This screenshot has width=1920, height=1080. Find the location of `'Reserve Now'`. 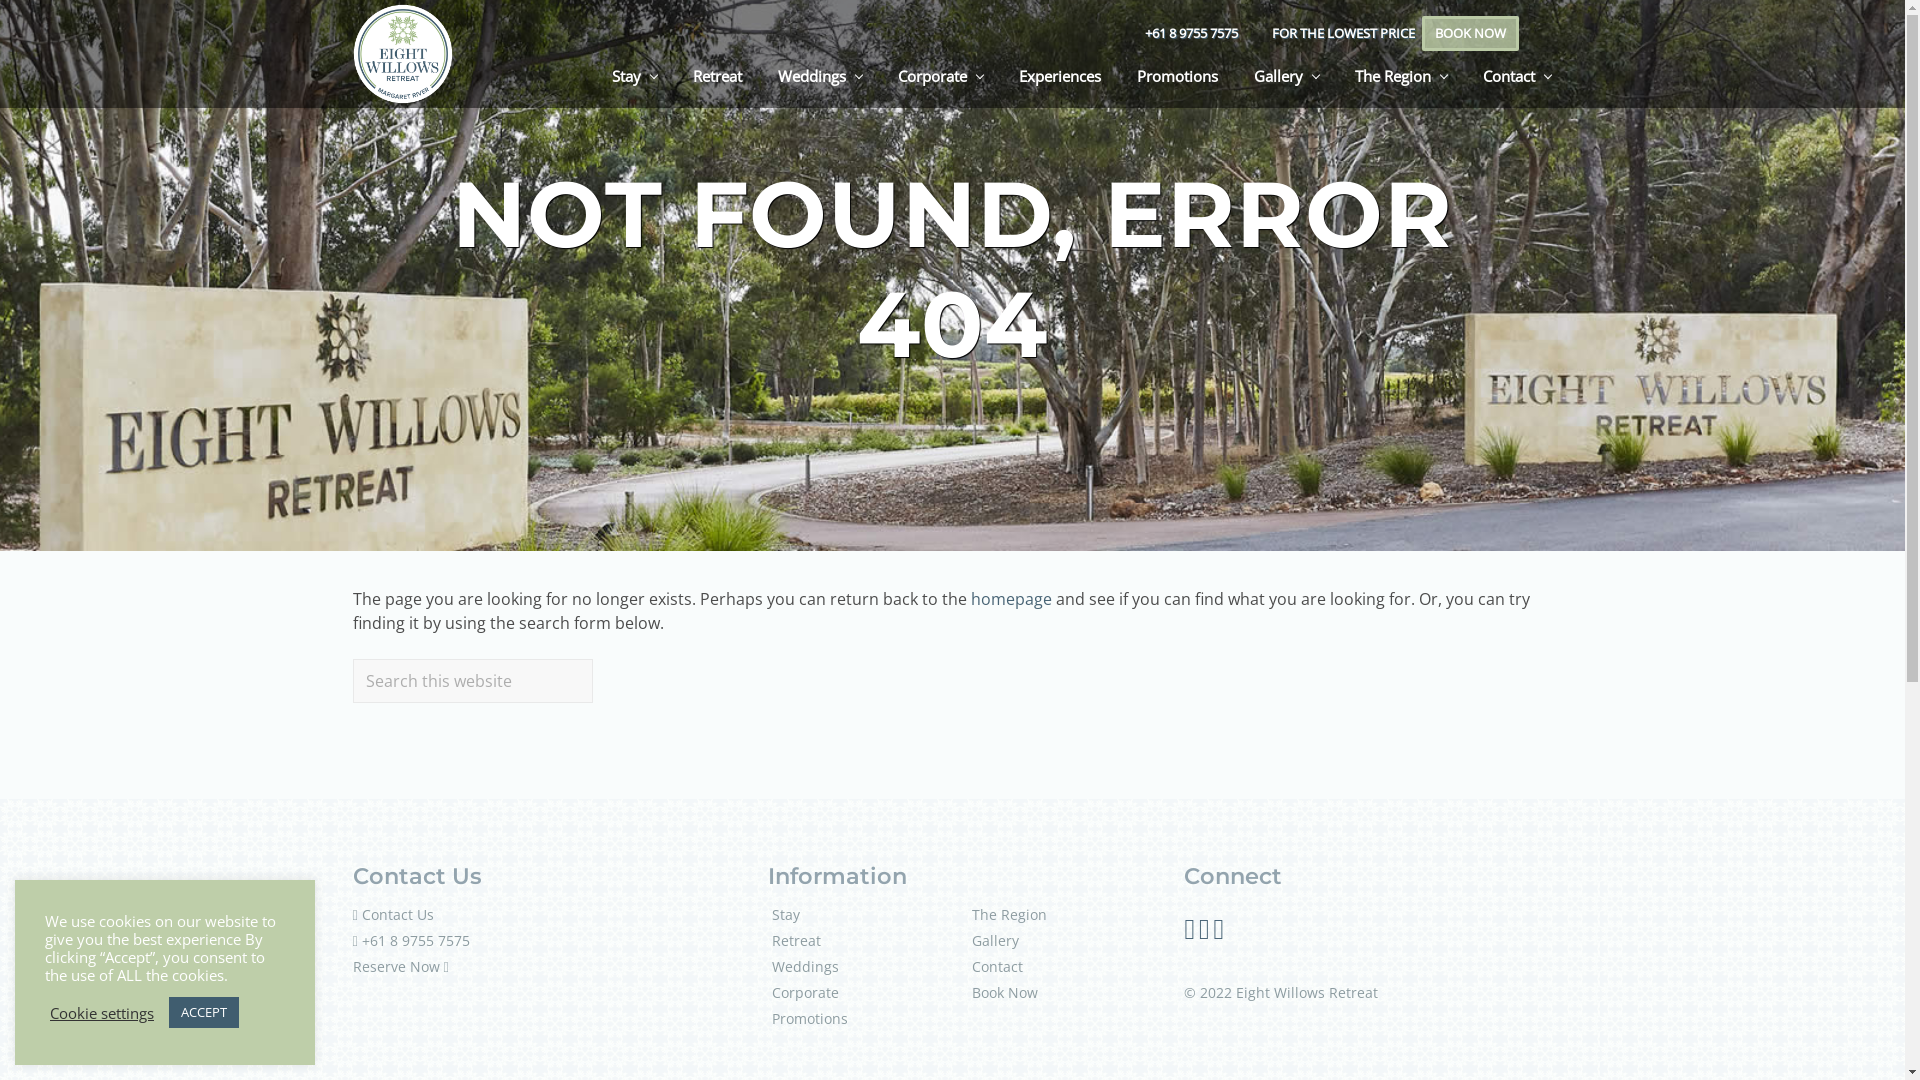

'Reserve Now' is located at coordinates (351, 965).